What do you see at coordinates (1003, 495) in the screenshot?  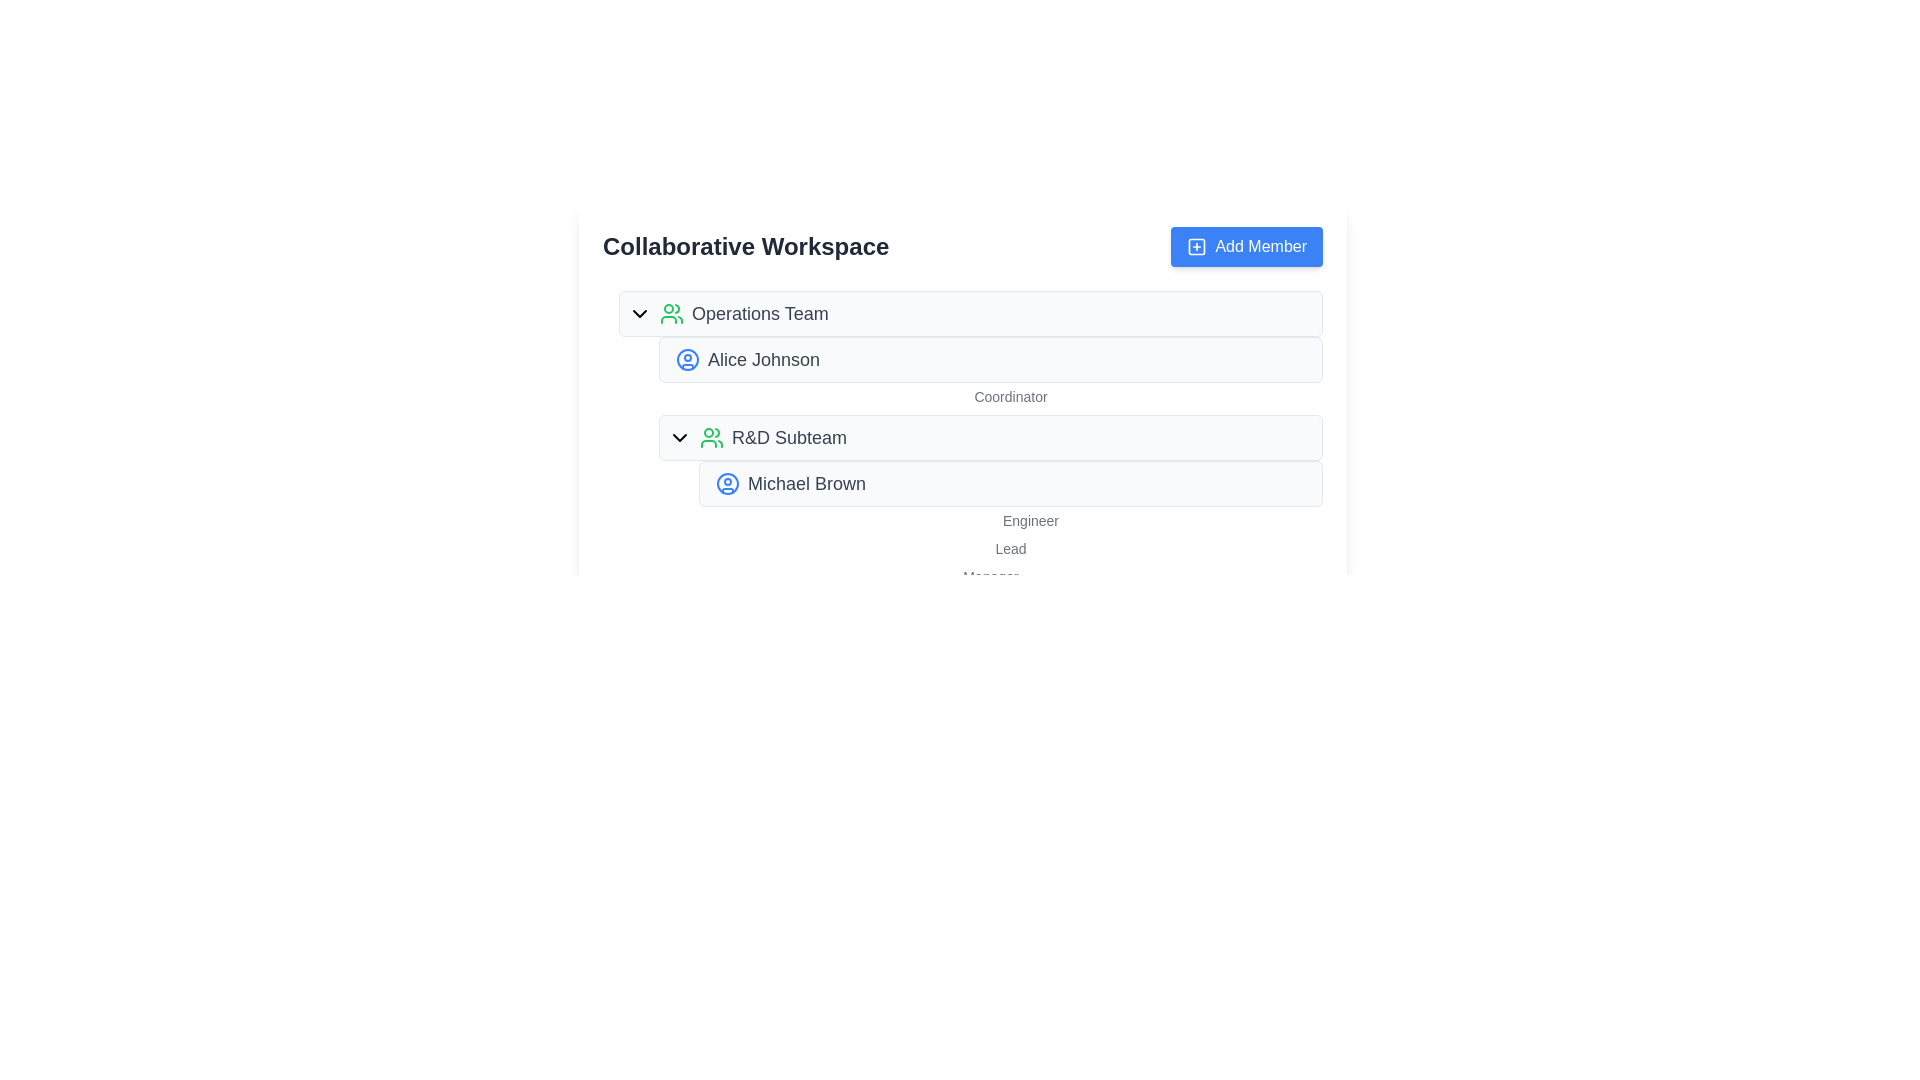 I see `the list item displaying the name 'Michael Brown' under the 'R&D Subteam' section` at bounding box center [1003, 495].